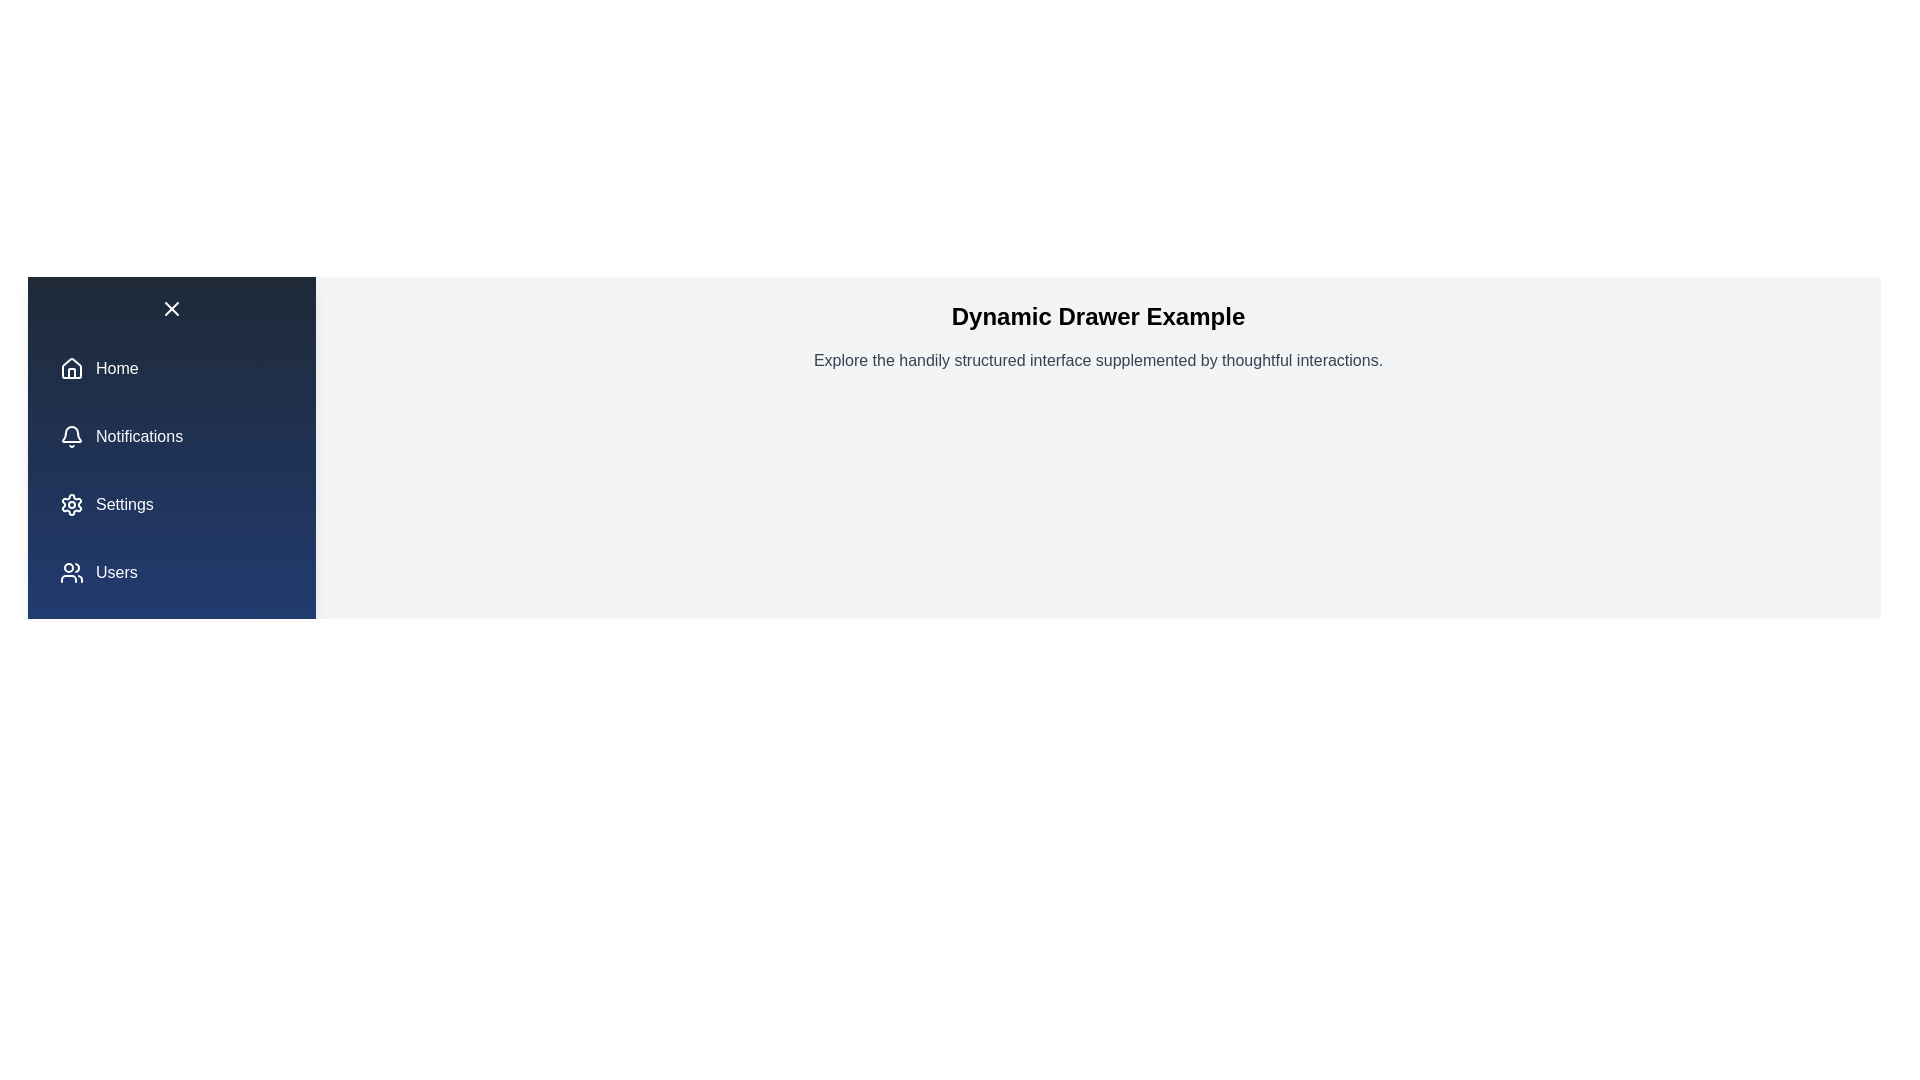 This screenshot has width=1920, height=1080. What do you see at coordinates (172, 504) in the screenshot?
I see `the menu item labeled Settings` at bounding box center [172, 504].